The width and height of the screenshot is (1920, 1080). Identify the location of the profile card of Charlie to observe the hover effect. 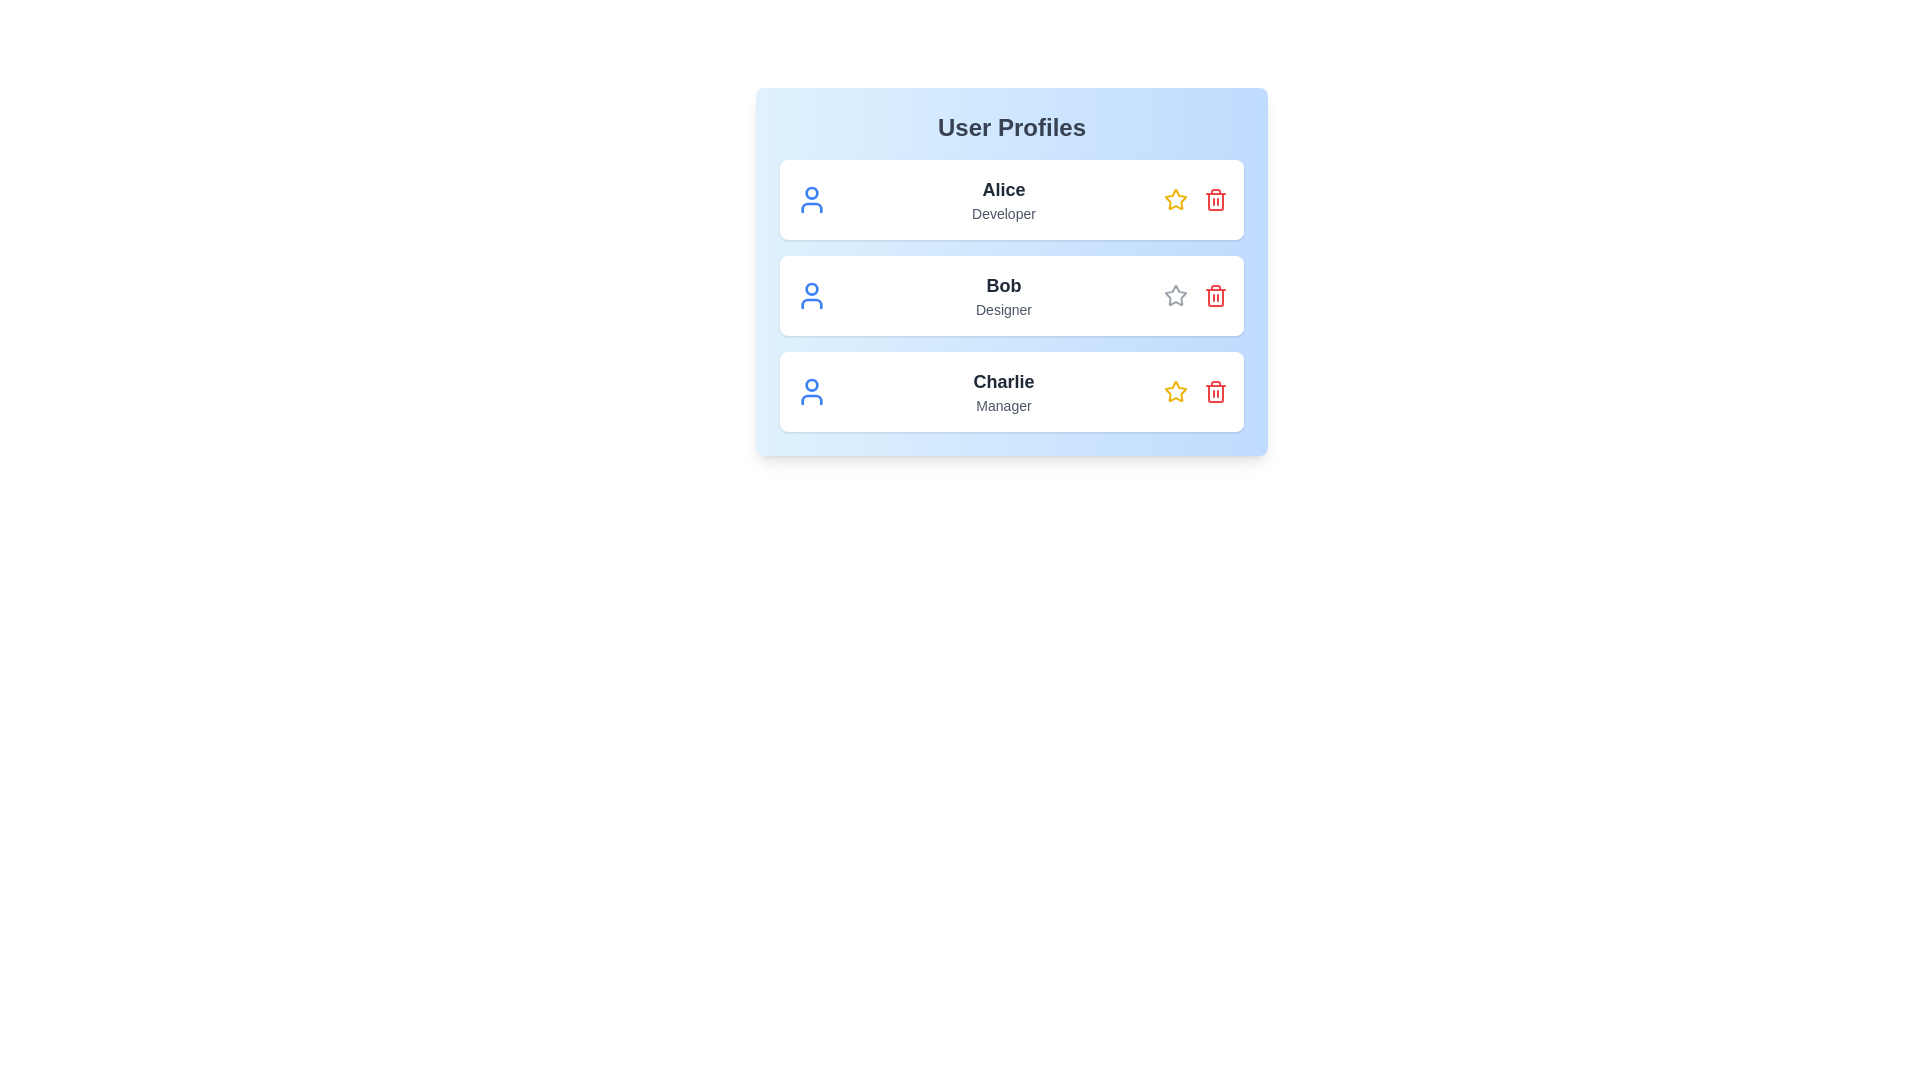
(1012, 392).